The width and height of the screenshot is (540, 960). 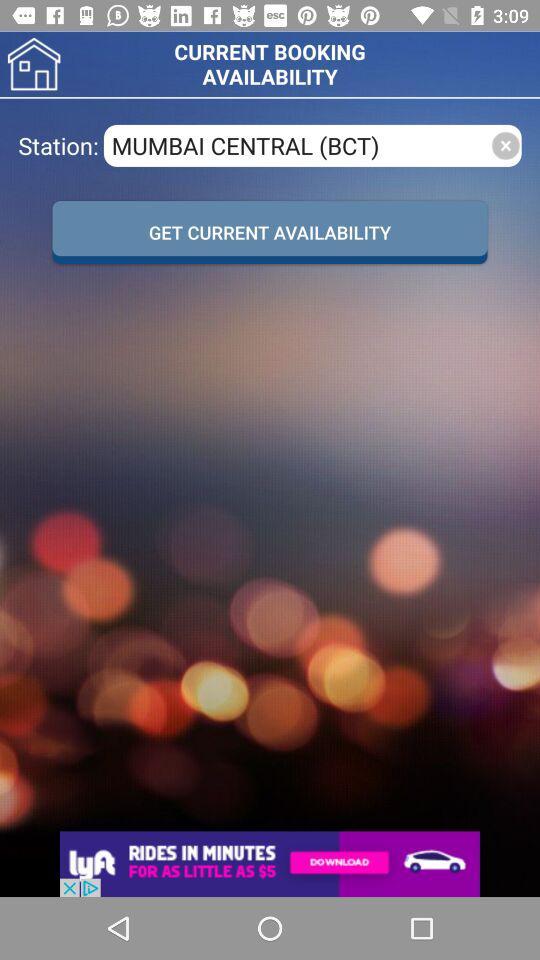 What do you see at coordinates (33, 64) in the screenshot?
I see `home page the article` at bounding box center [33, 64].